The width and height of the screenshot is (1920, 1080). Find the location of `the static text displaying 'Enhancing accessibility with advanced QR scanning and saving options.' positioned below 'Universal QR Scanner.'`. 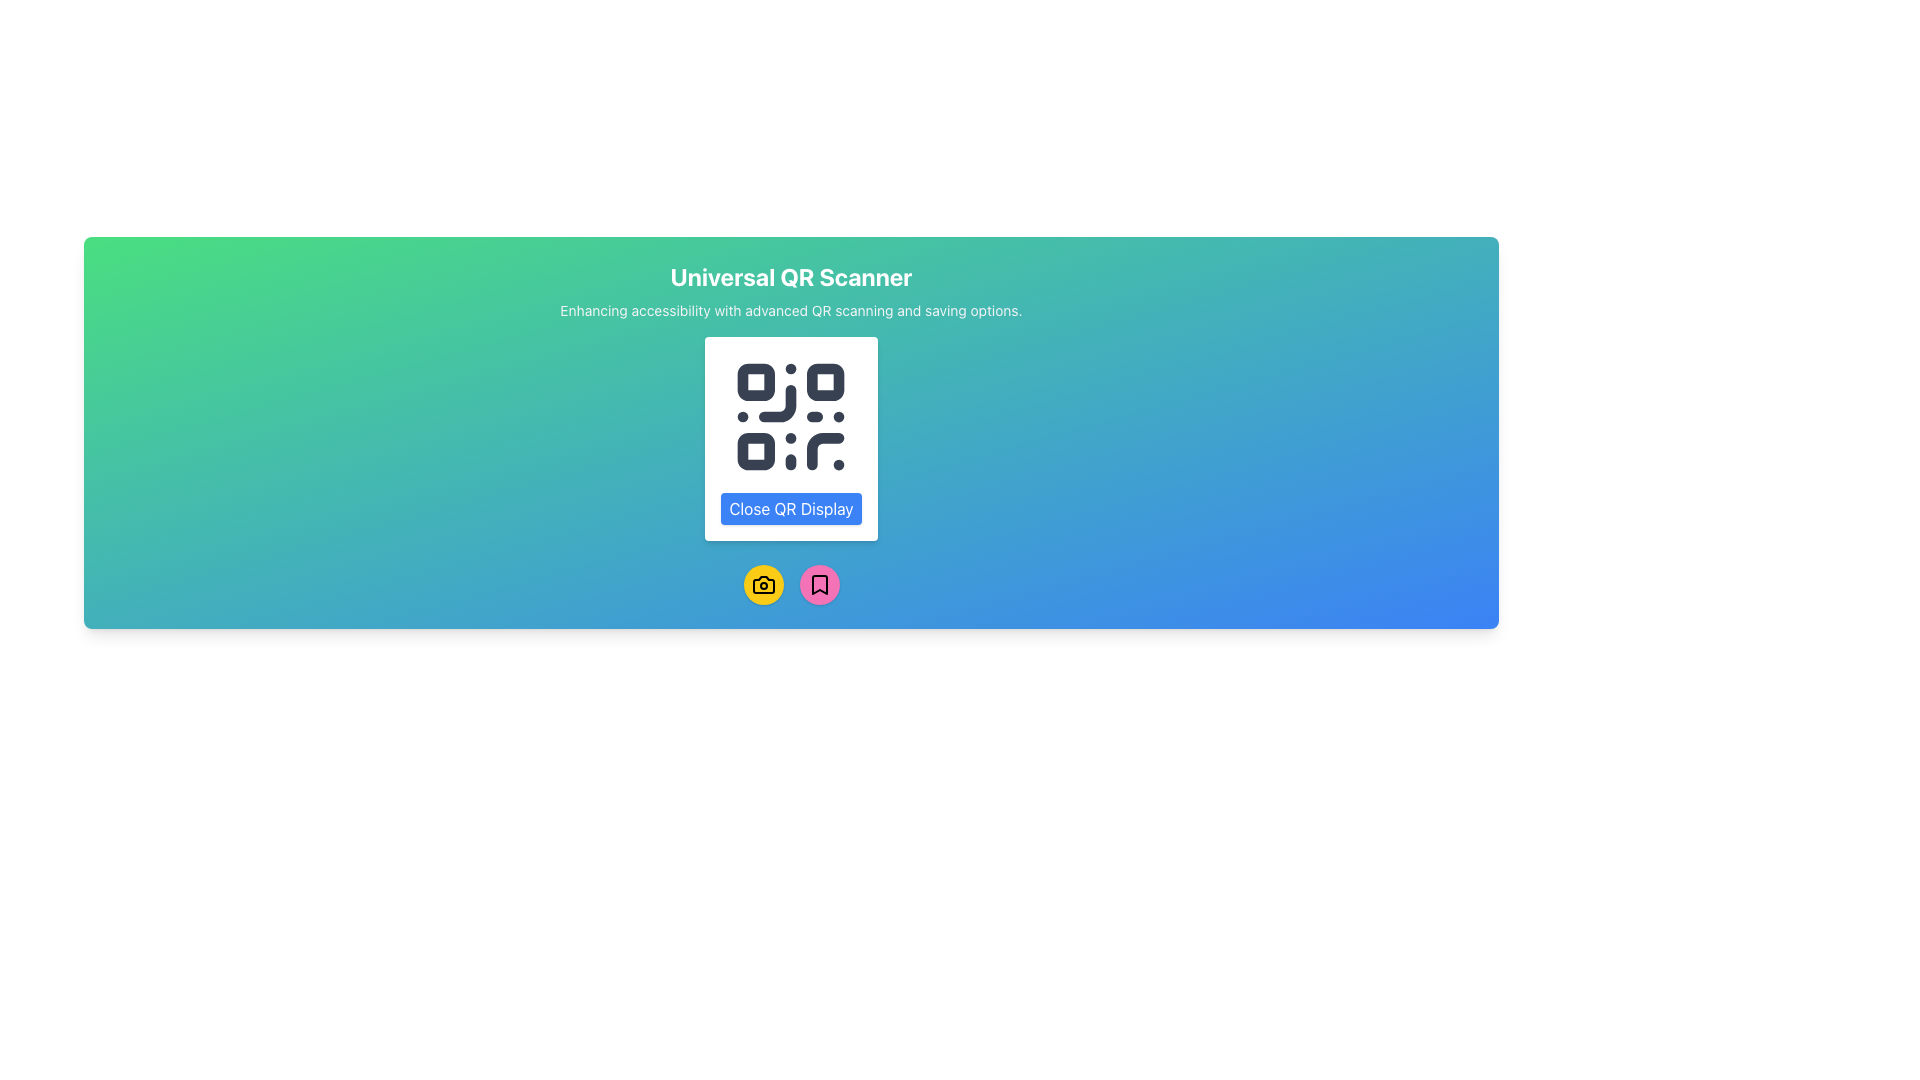

the static text displaying 'Enhancing accessibility with advanced QR scanning and saving options.' positioned below 'Universal QR Scanner.' is located at coordinates (790, 311).